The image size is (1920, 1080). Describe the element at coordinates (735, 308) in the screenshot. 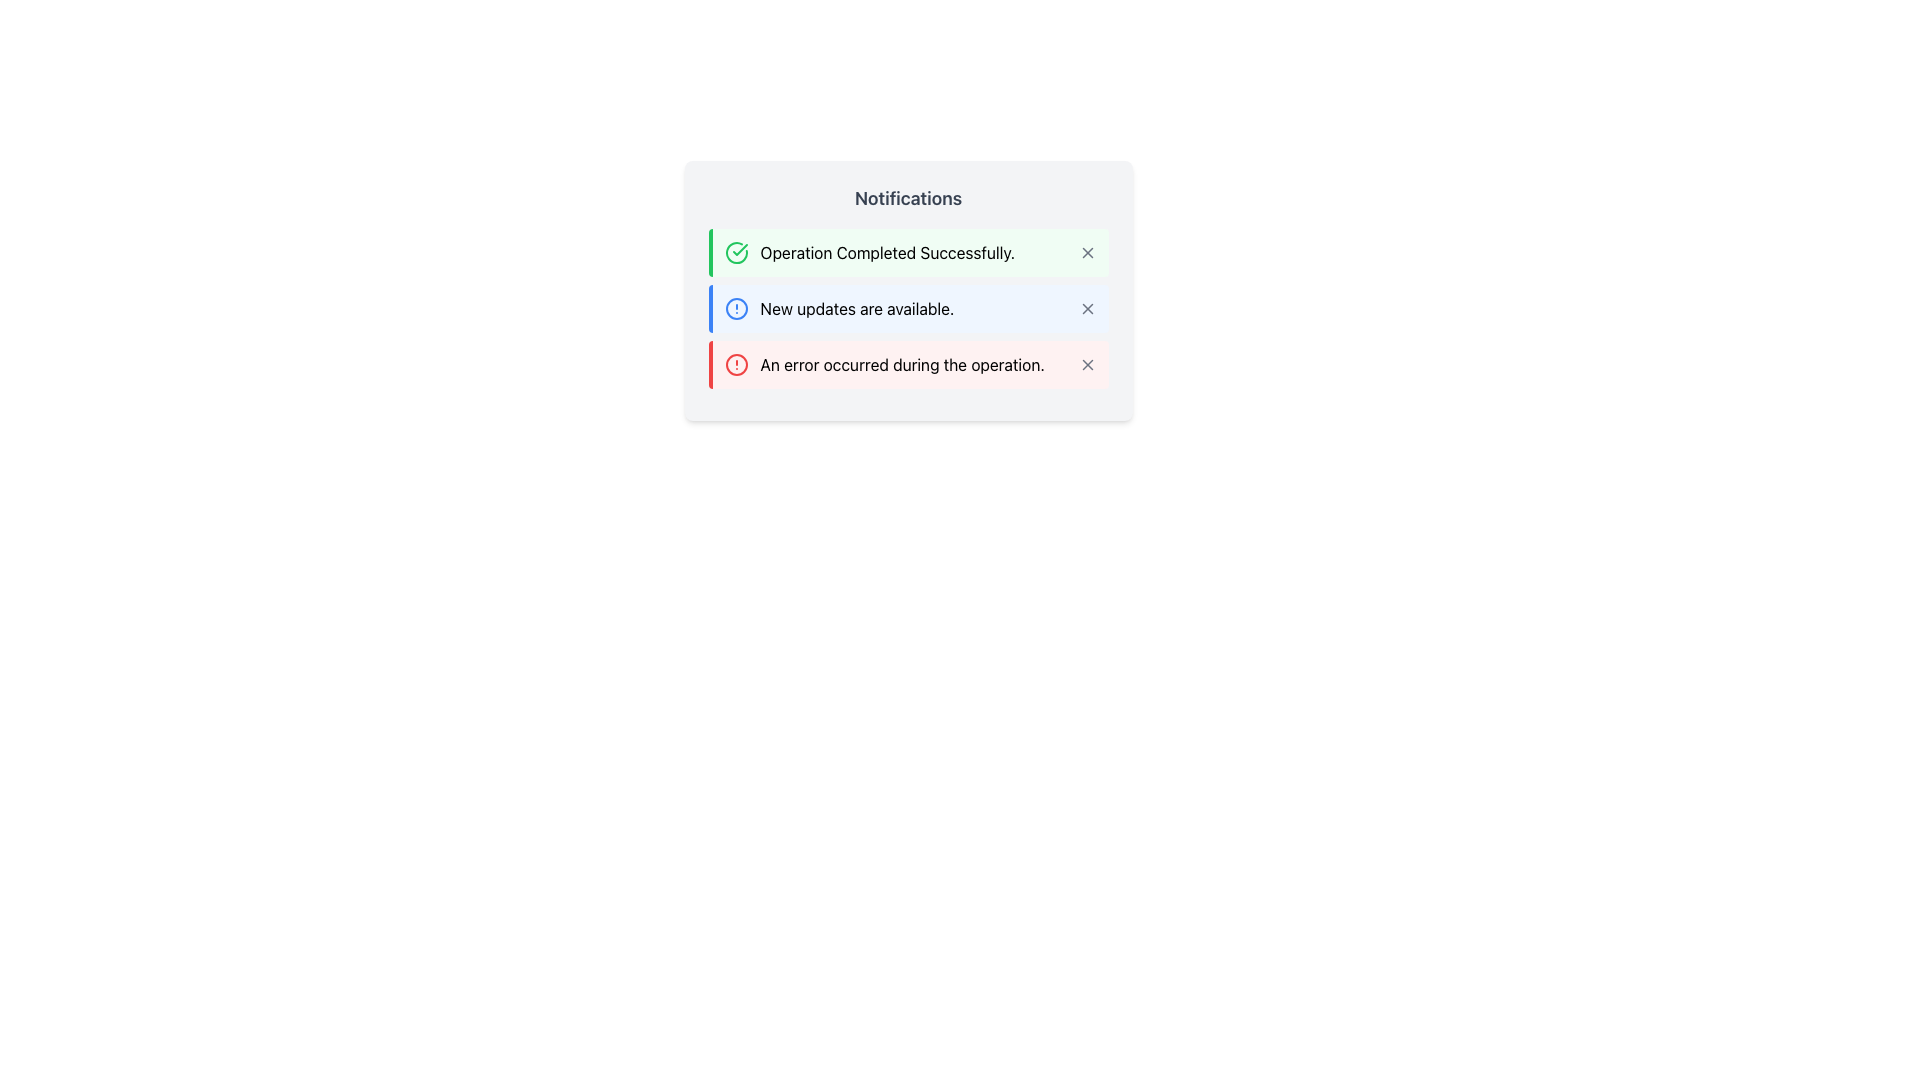

I see `the SVG Circle element that is part of the second notification in the list, positioned on the left side of the text` at that location.